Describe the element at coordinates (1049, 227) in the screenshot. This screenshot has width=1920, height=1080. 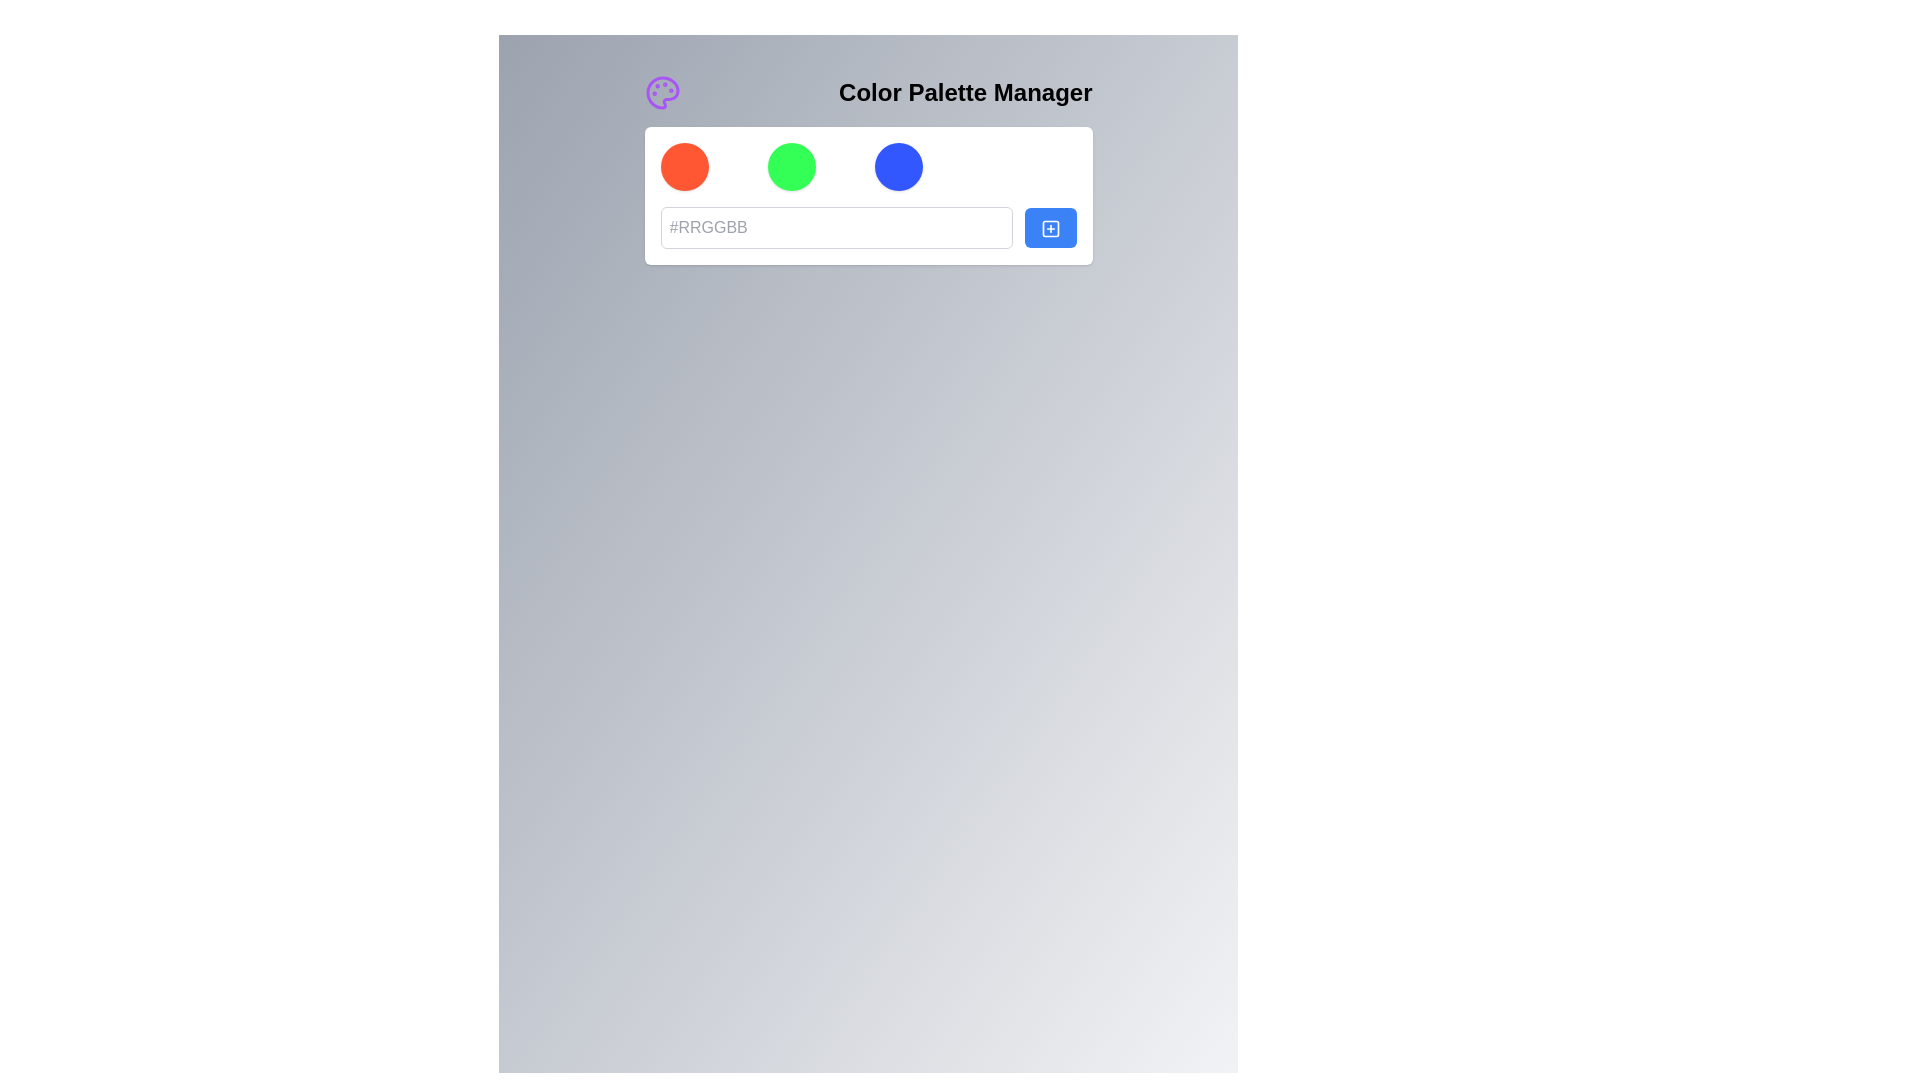
I see `the small, square-shaped SVG icon with rounded corners, which is part of a button featuring a symbolic '+' sign, located on the right side of a color selection interface` at that location.